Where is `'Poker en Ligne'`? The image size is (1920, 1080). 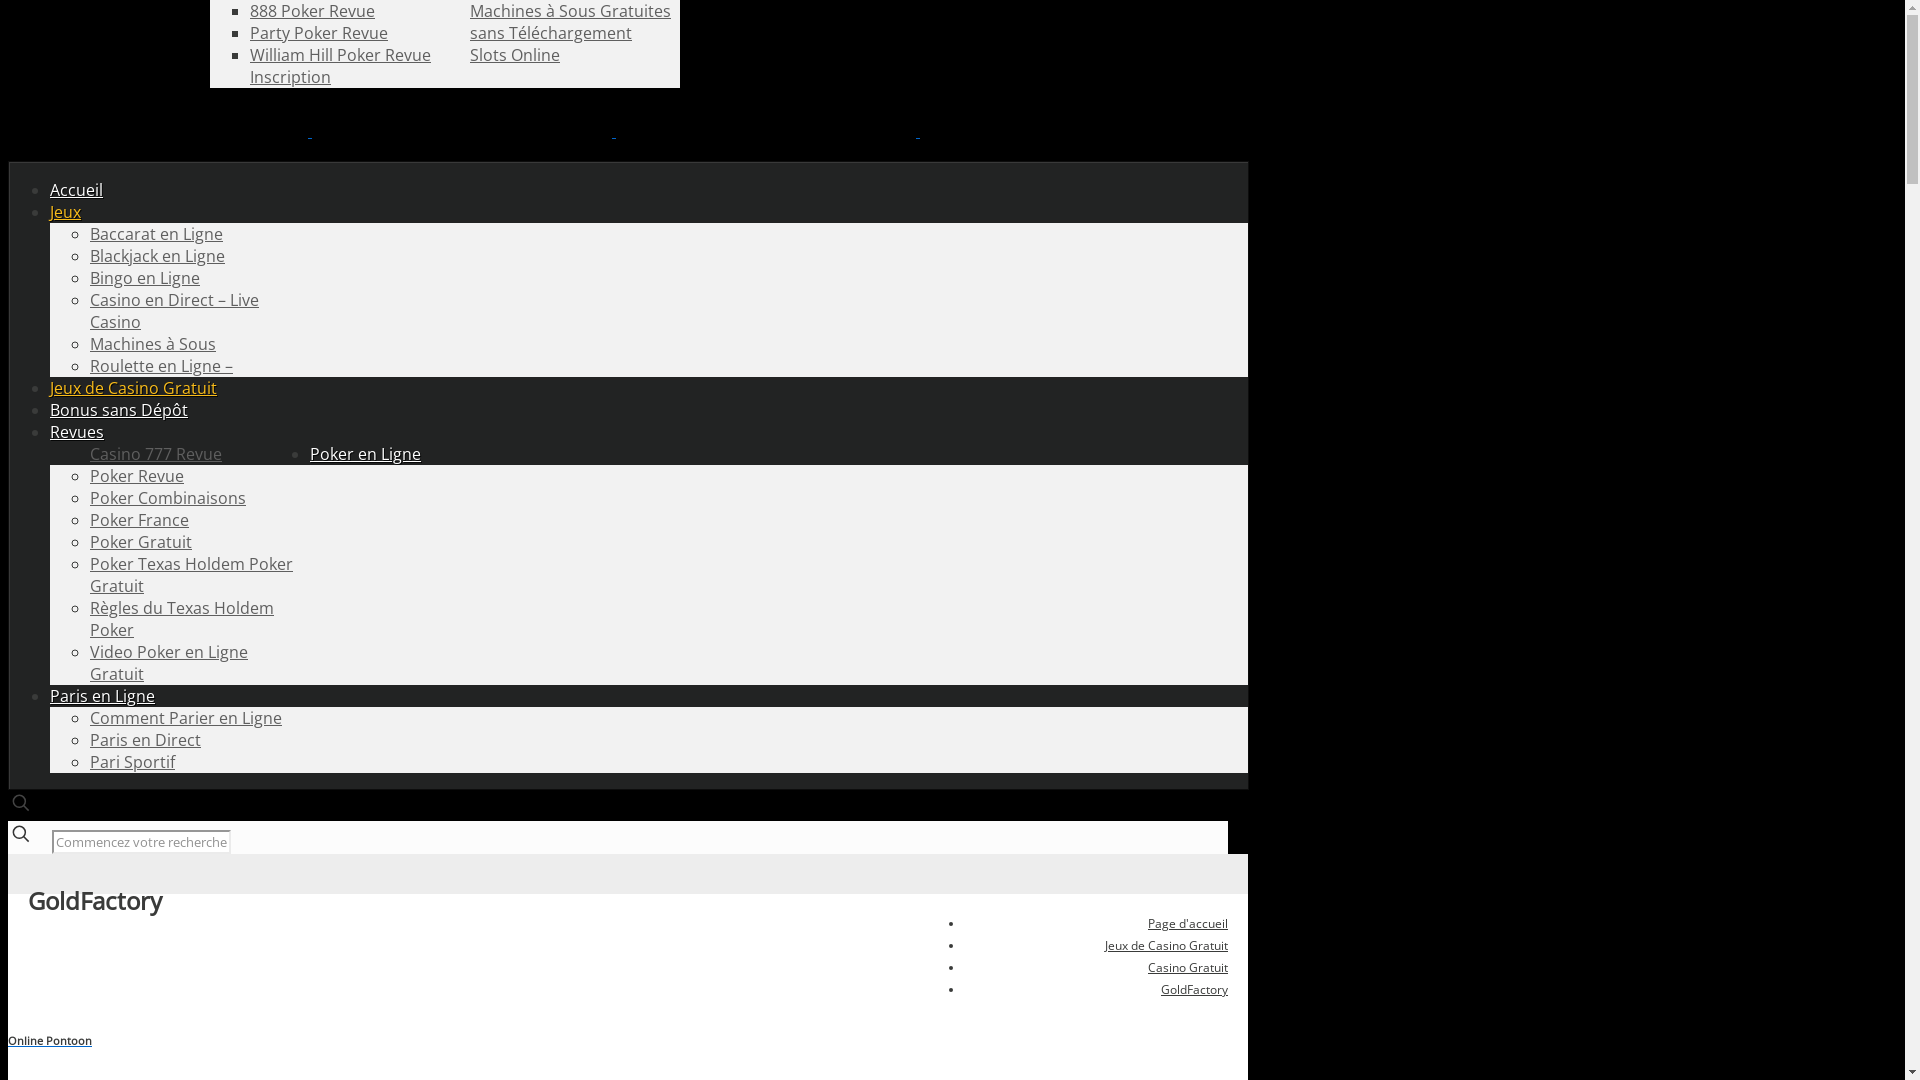 'Poker en Ligne' is located at coordinates (365, 454).